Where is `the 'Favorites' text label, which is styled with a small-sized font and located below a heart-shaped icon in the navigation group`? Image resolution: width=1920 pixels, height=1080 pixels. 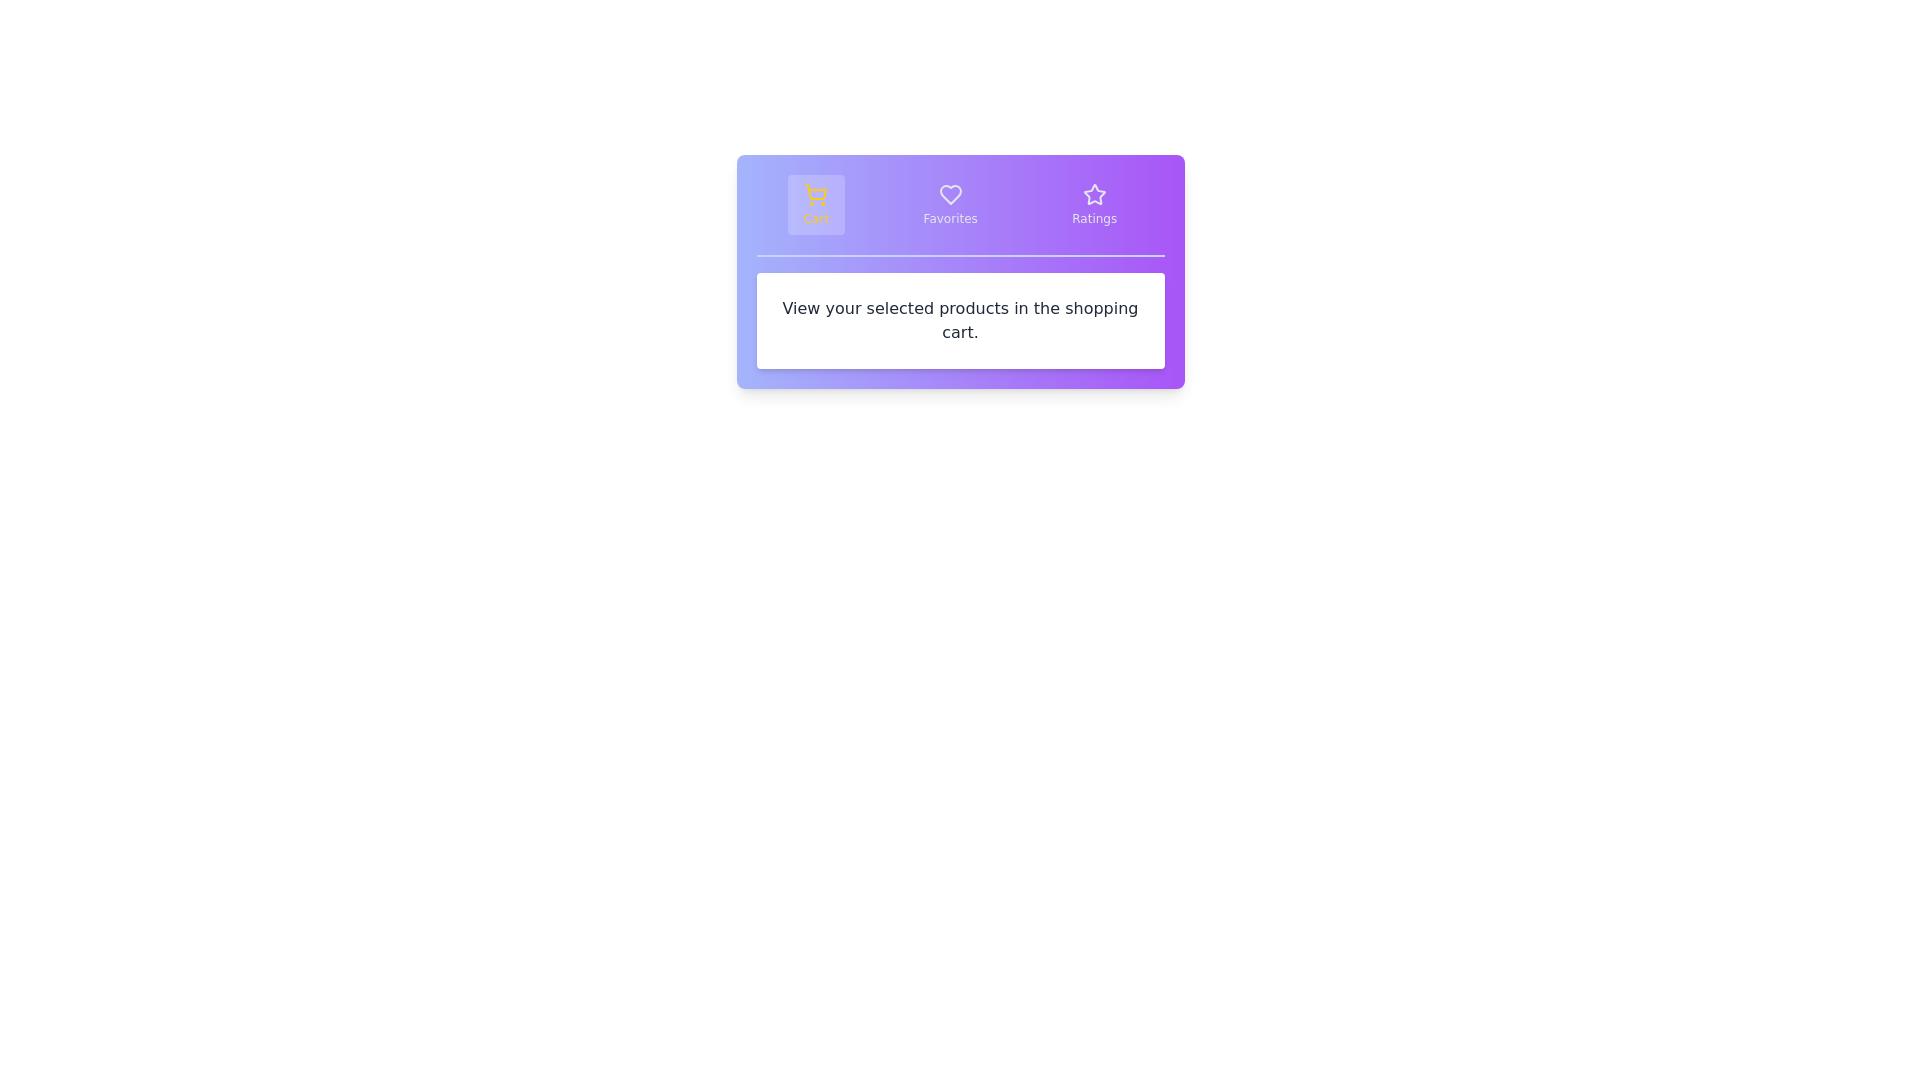
the 'Favorites' text label, which is styled with a small-sized font and located below a heart-shaped icon in the navigation group is located at coordinates (949, 219).